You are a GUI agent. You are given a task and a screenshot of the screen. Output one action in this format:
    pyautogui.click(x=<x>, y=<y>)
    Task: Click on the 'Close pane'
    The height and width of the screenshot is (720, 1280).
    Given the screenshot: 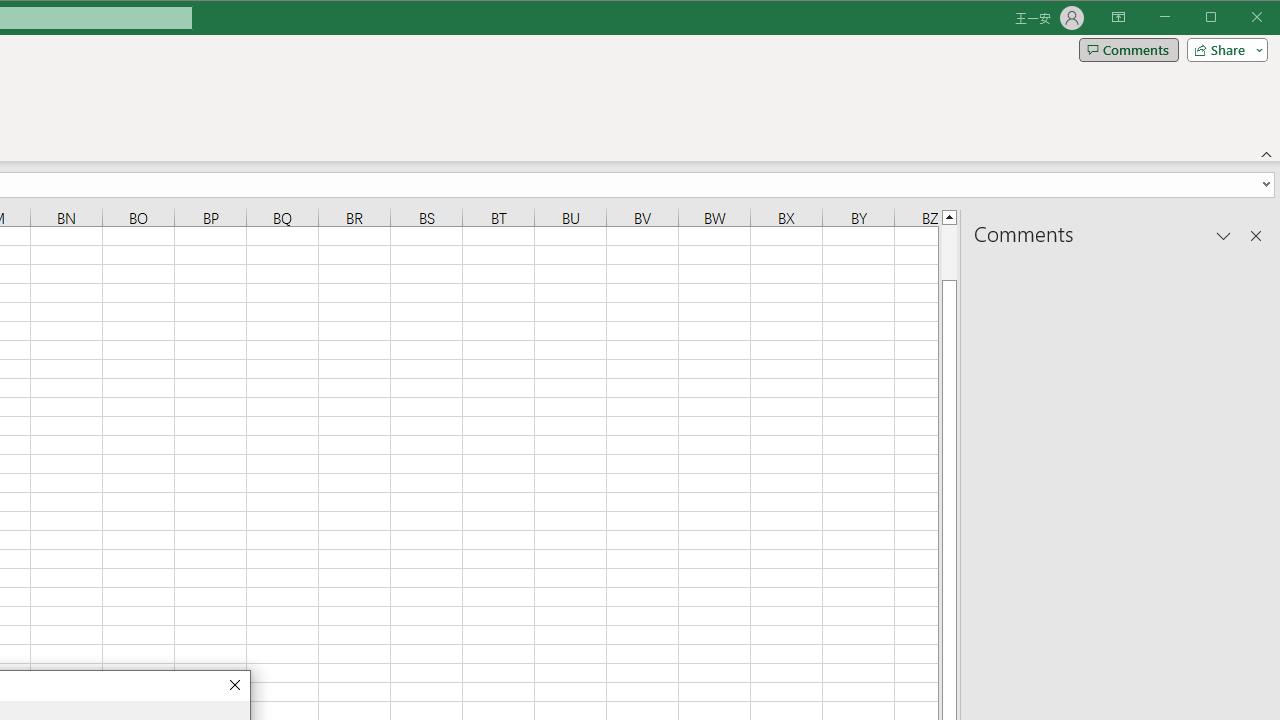 What is the action you would take?
    pyautogui.click(x=1255, y=234)
    